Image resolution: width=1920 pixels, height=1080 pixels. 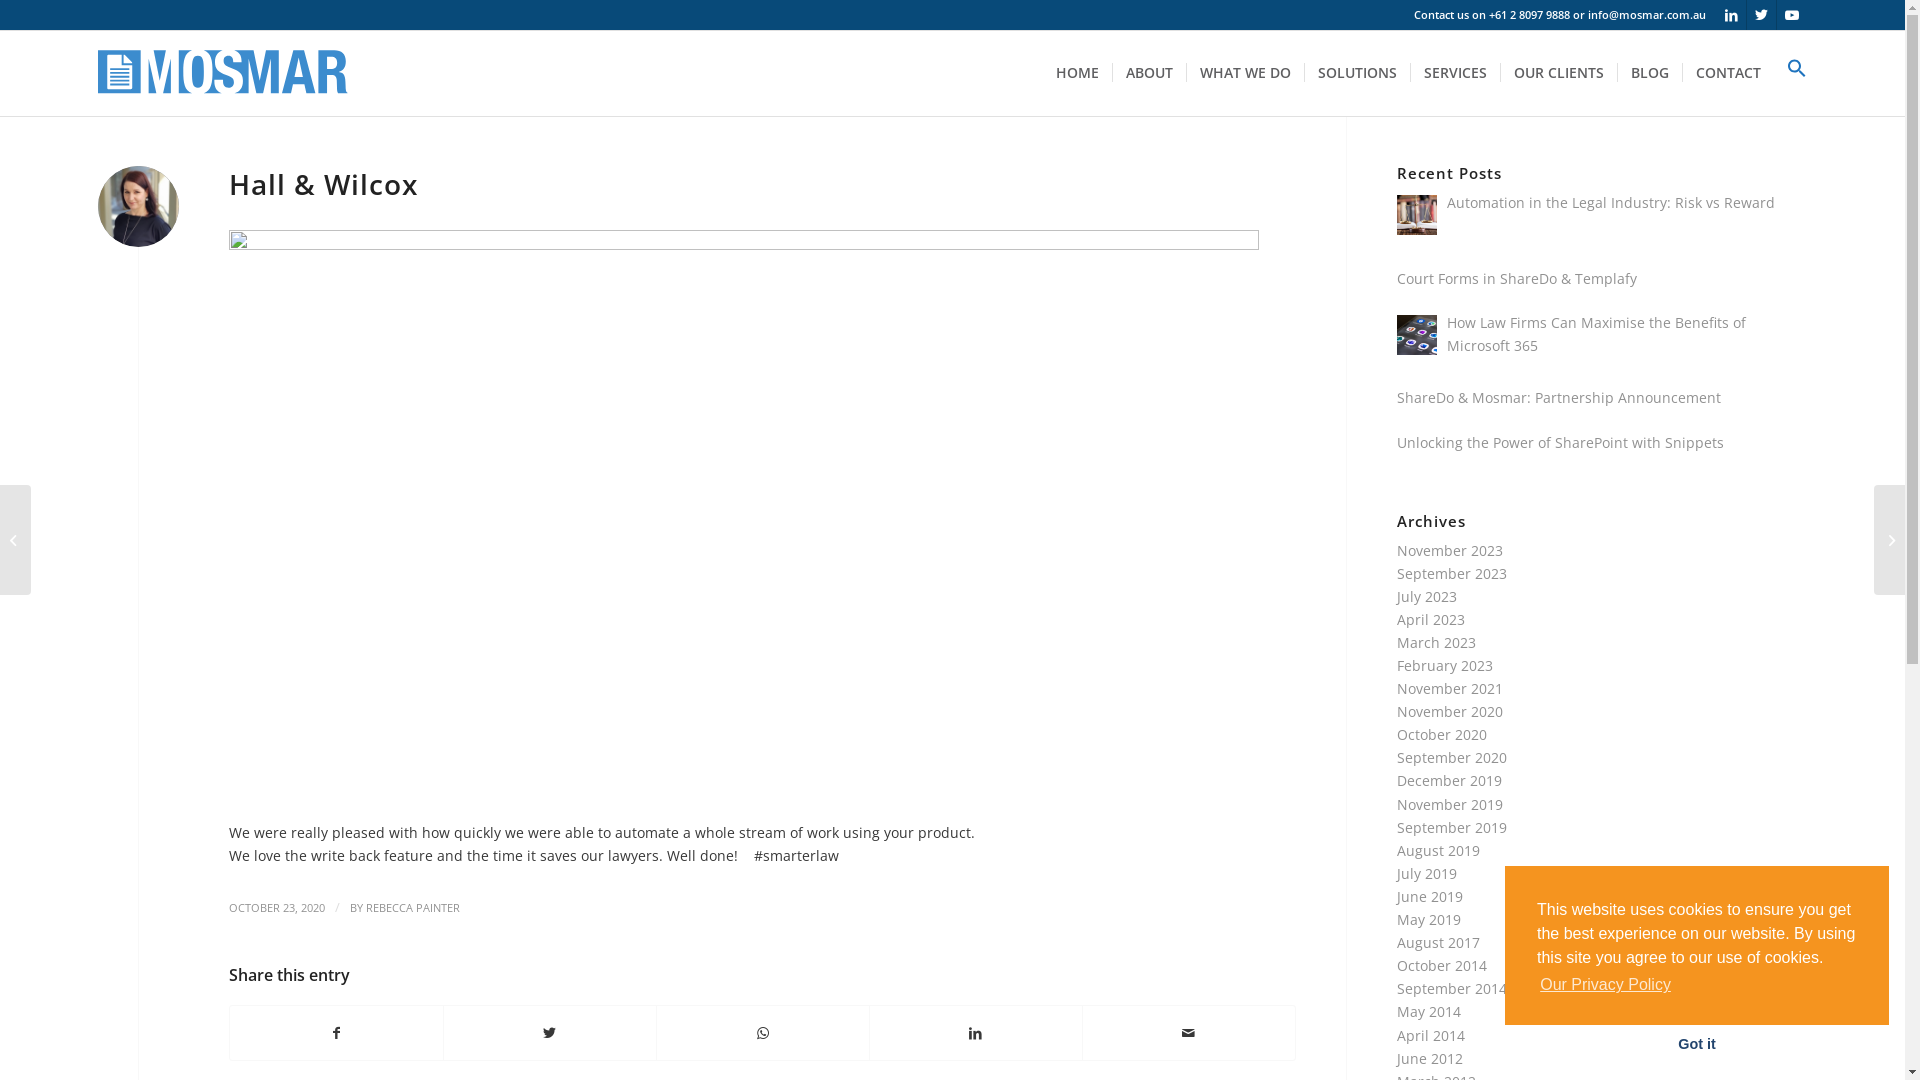 I want to click on 'HOME', so click(x=1076, y=72).